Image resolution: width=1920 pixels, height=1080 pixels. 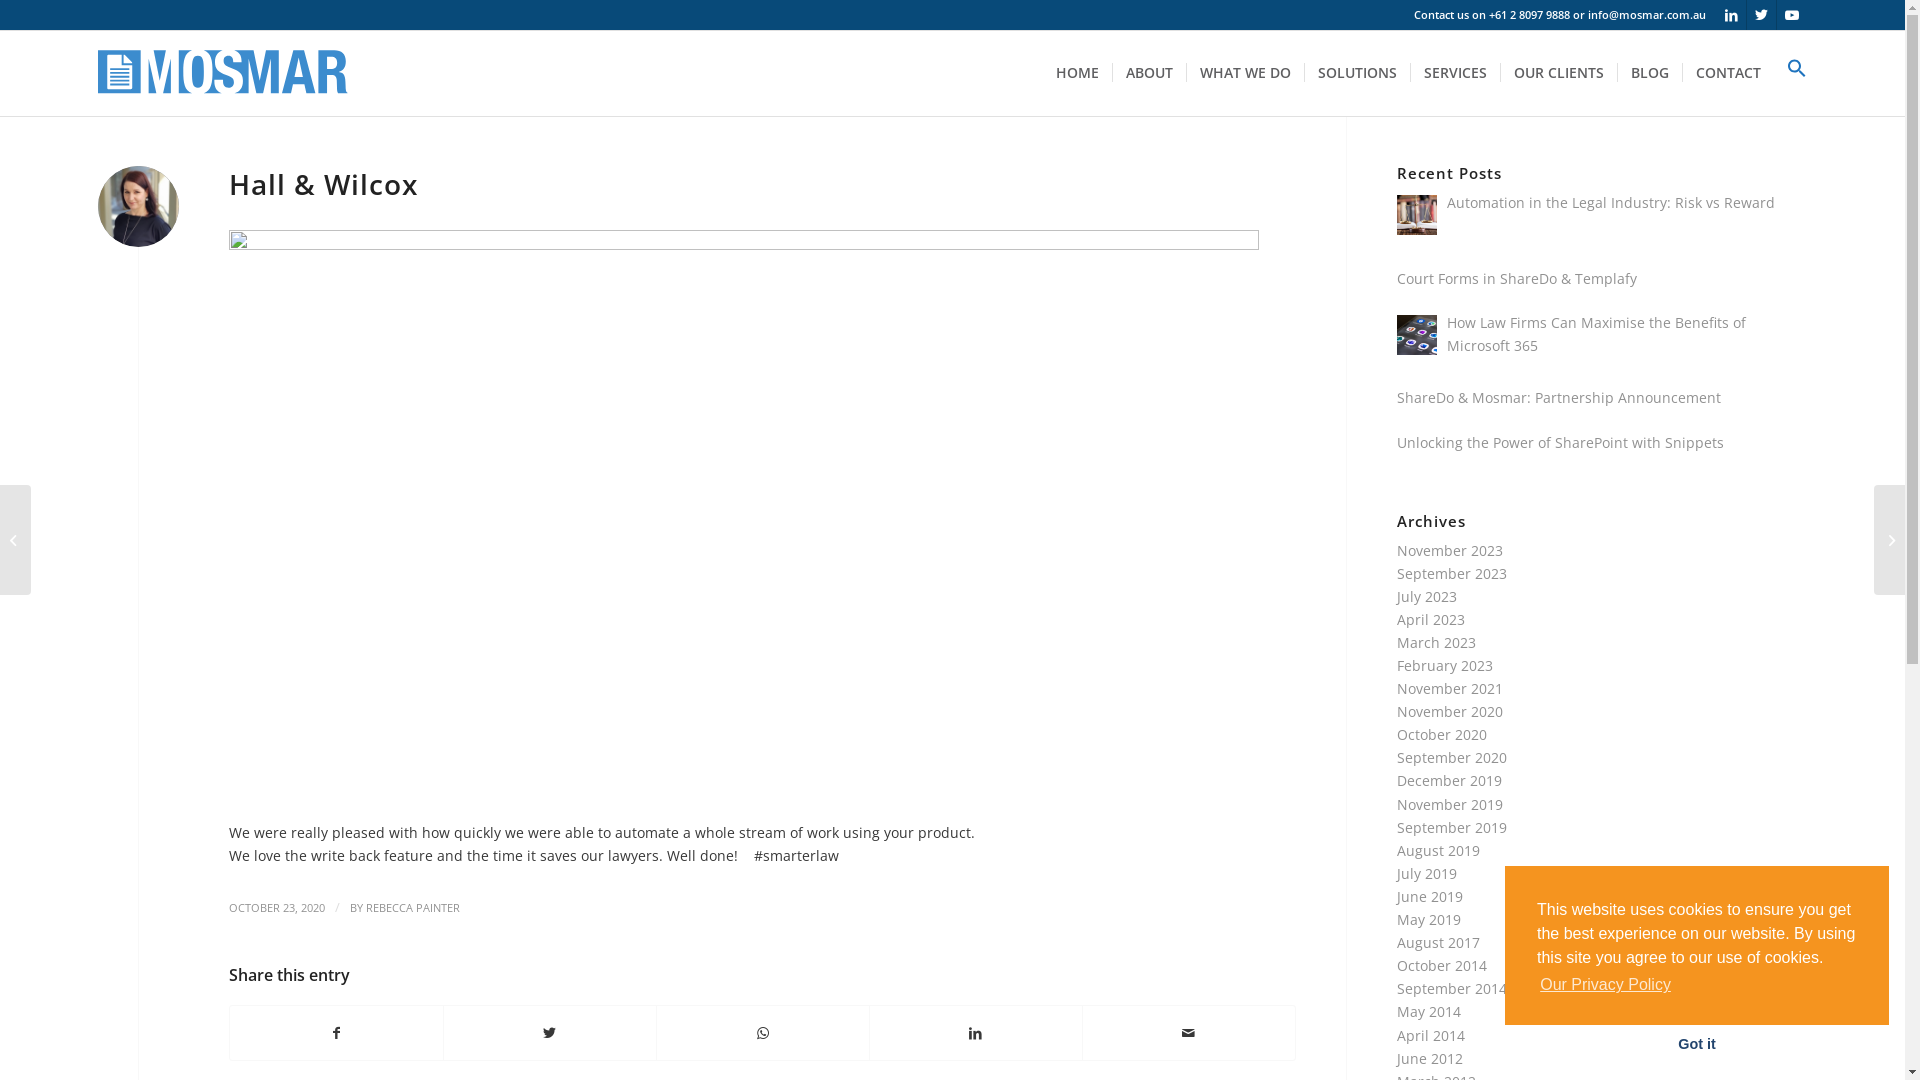 I want to click on 'HOME', so click(x=1076, y=72).